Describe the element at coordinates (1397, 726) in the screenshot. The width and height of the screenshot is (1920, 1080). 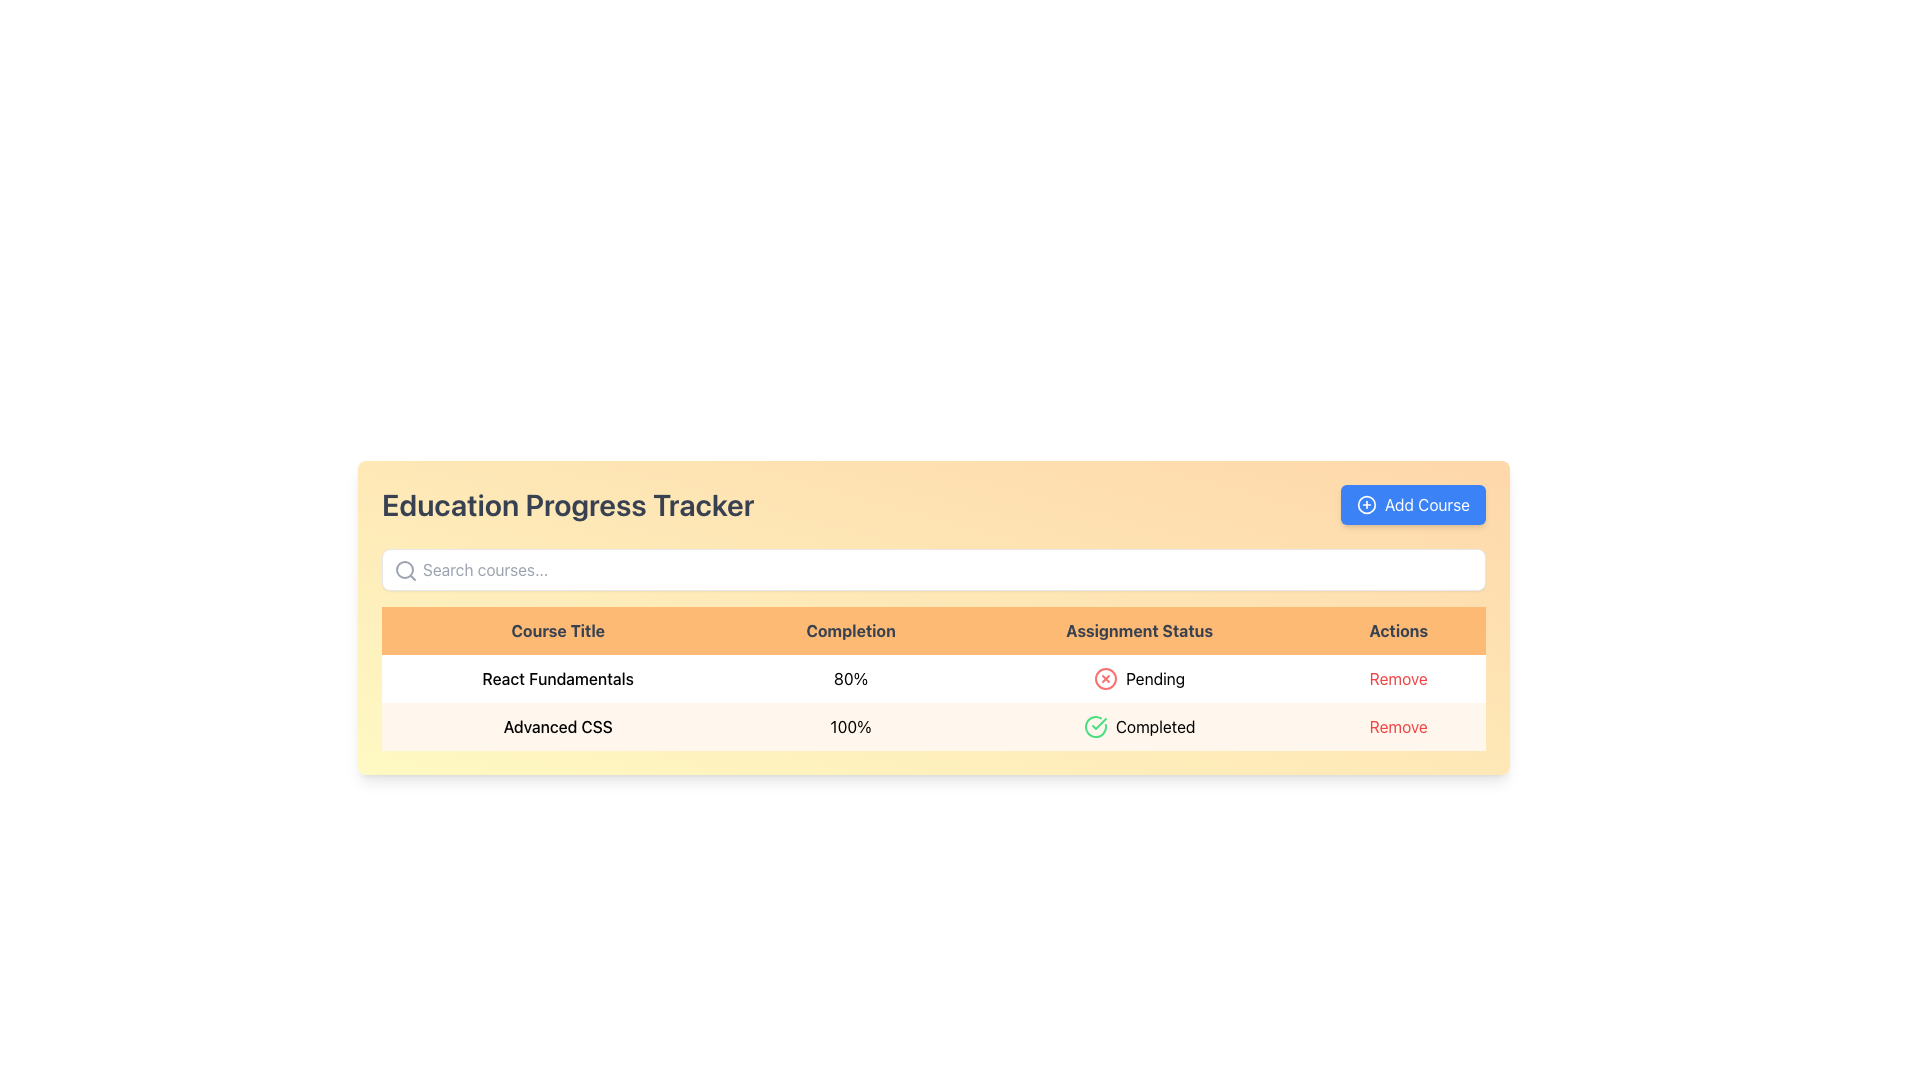
I see `the red textual link labeled 'Remove' in the 'Actions' column of the data table for the 'Advanced CSS' course` at that location.